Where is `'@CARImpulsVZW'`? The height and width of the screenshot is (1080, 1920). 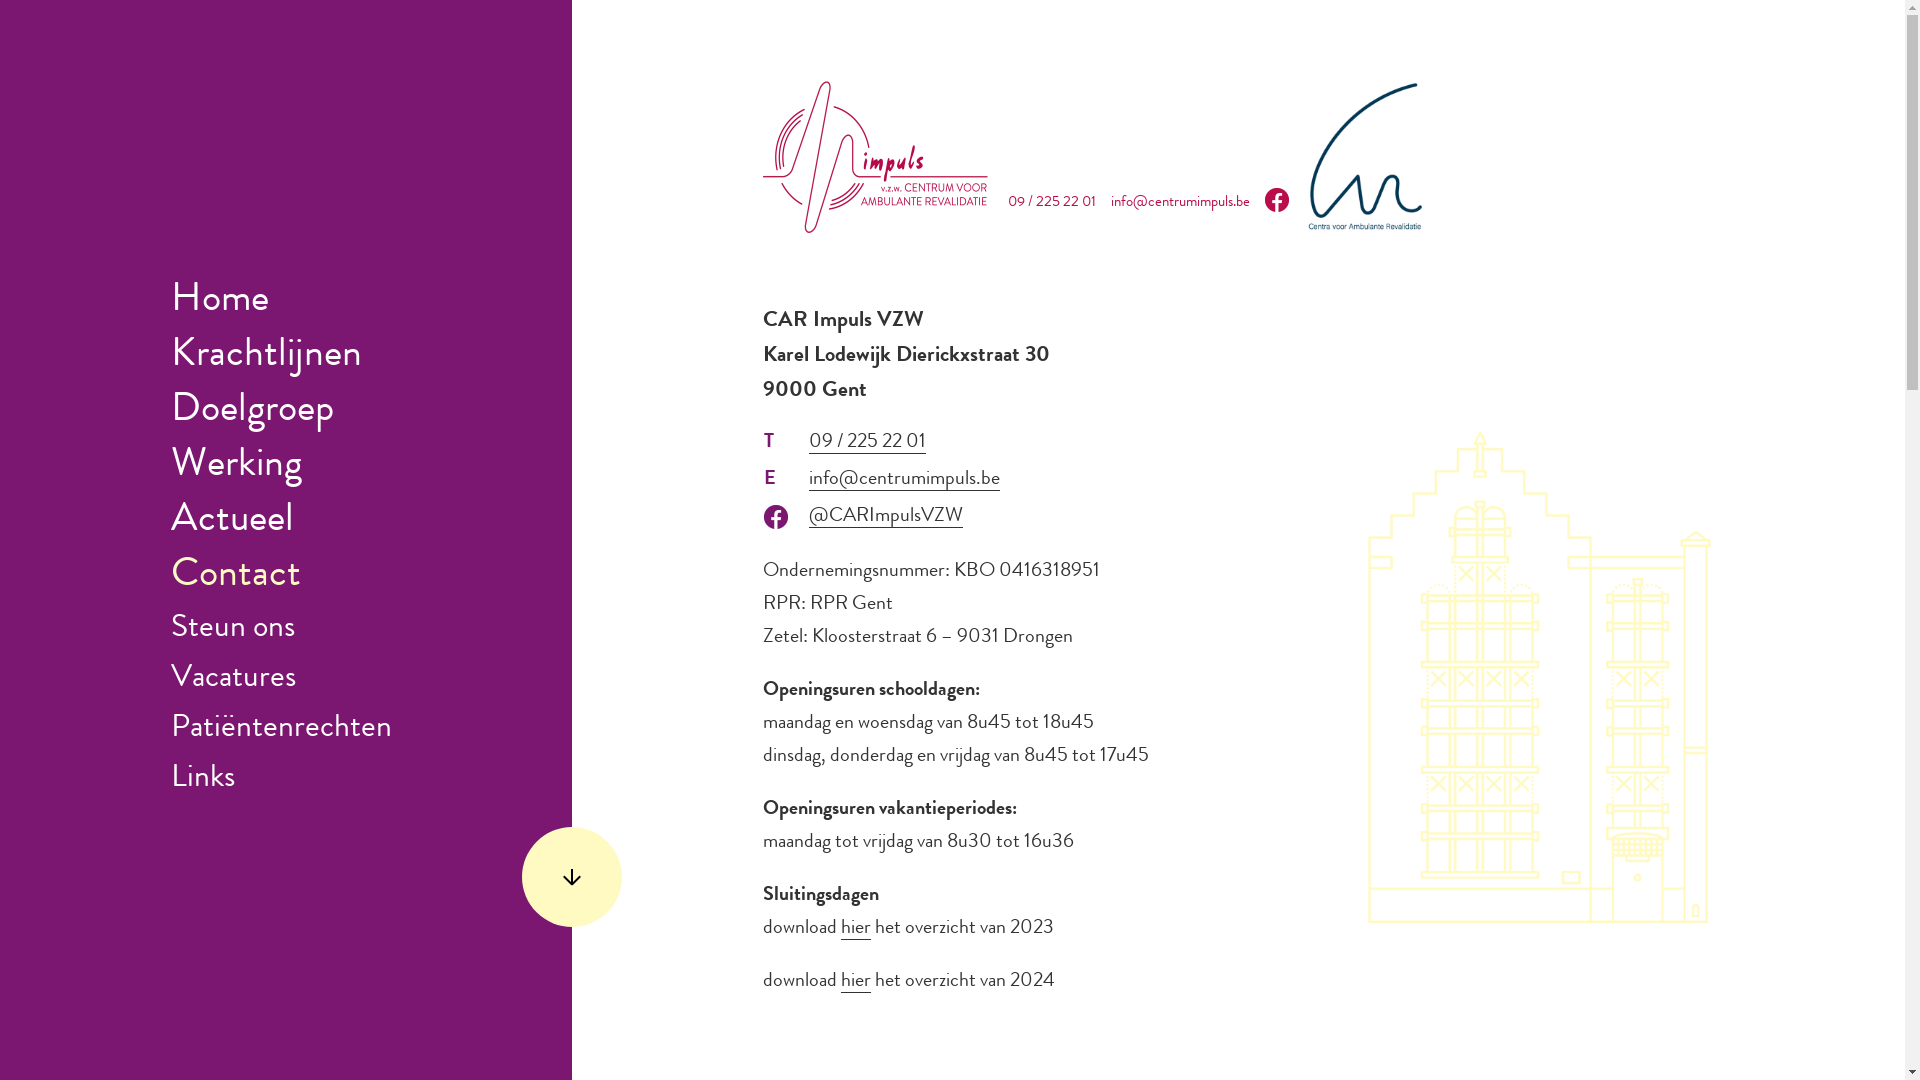
'@CARImpulsVZW' is located at coordinates (885, 516).